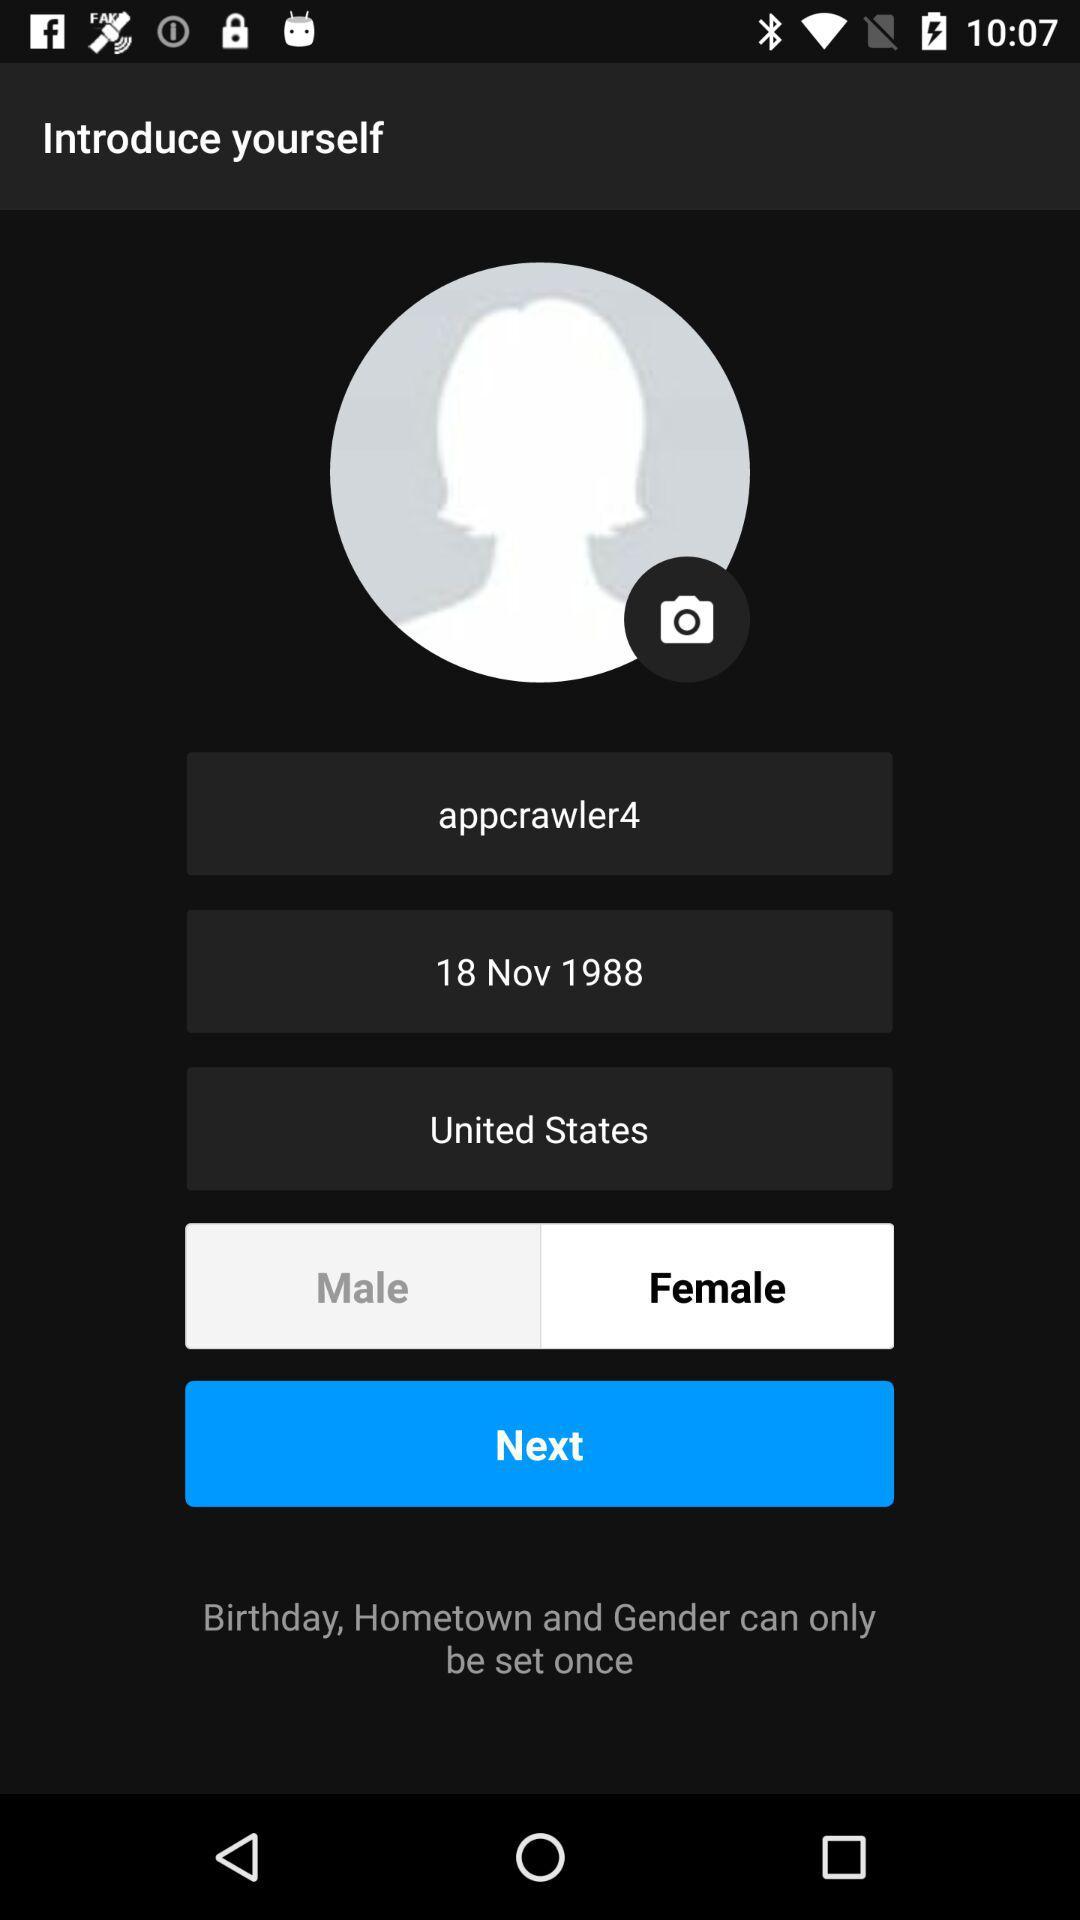 The height and width of the screenshot is (1920, 1080). Describe the element at coordinates (538, 1443) in the screenshot. I see `the item below the male icon` at that location.